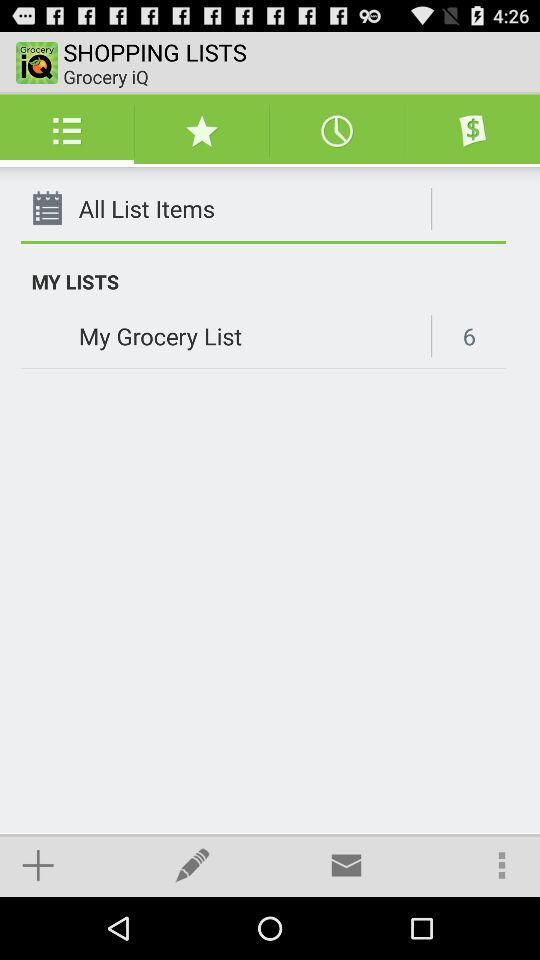 Image resolution: width=540 pixels, height=960 pixels. I want to click on item at the bottom left corner, so click(38, 864).